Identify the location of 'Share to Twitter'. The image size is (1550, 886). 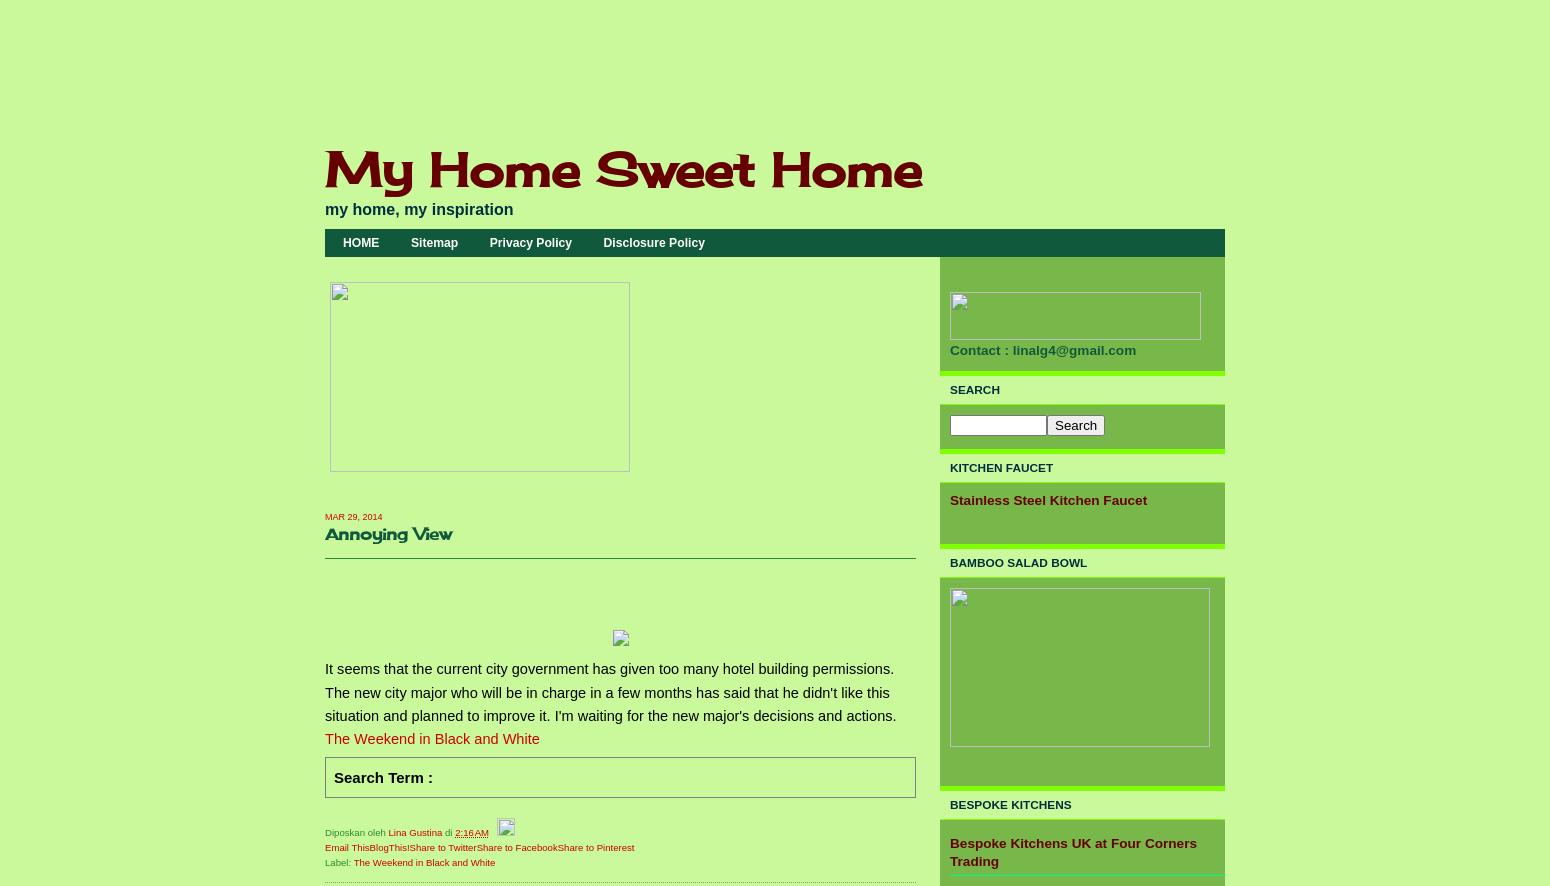
(442, 845).